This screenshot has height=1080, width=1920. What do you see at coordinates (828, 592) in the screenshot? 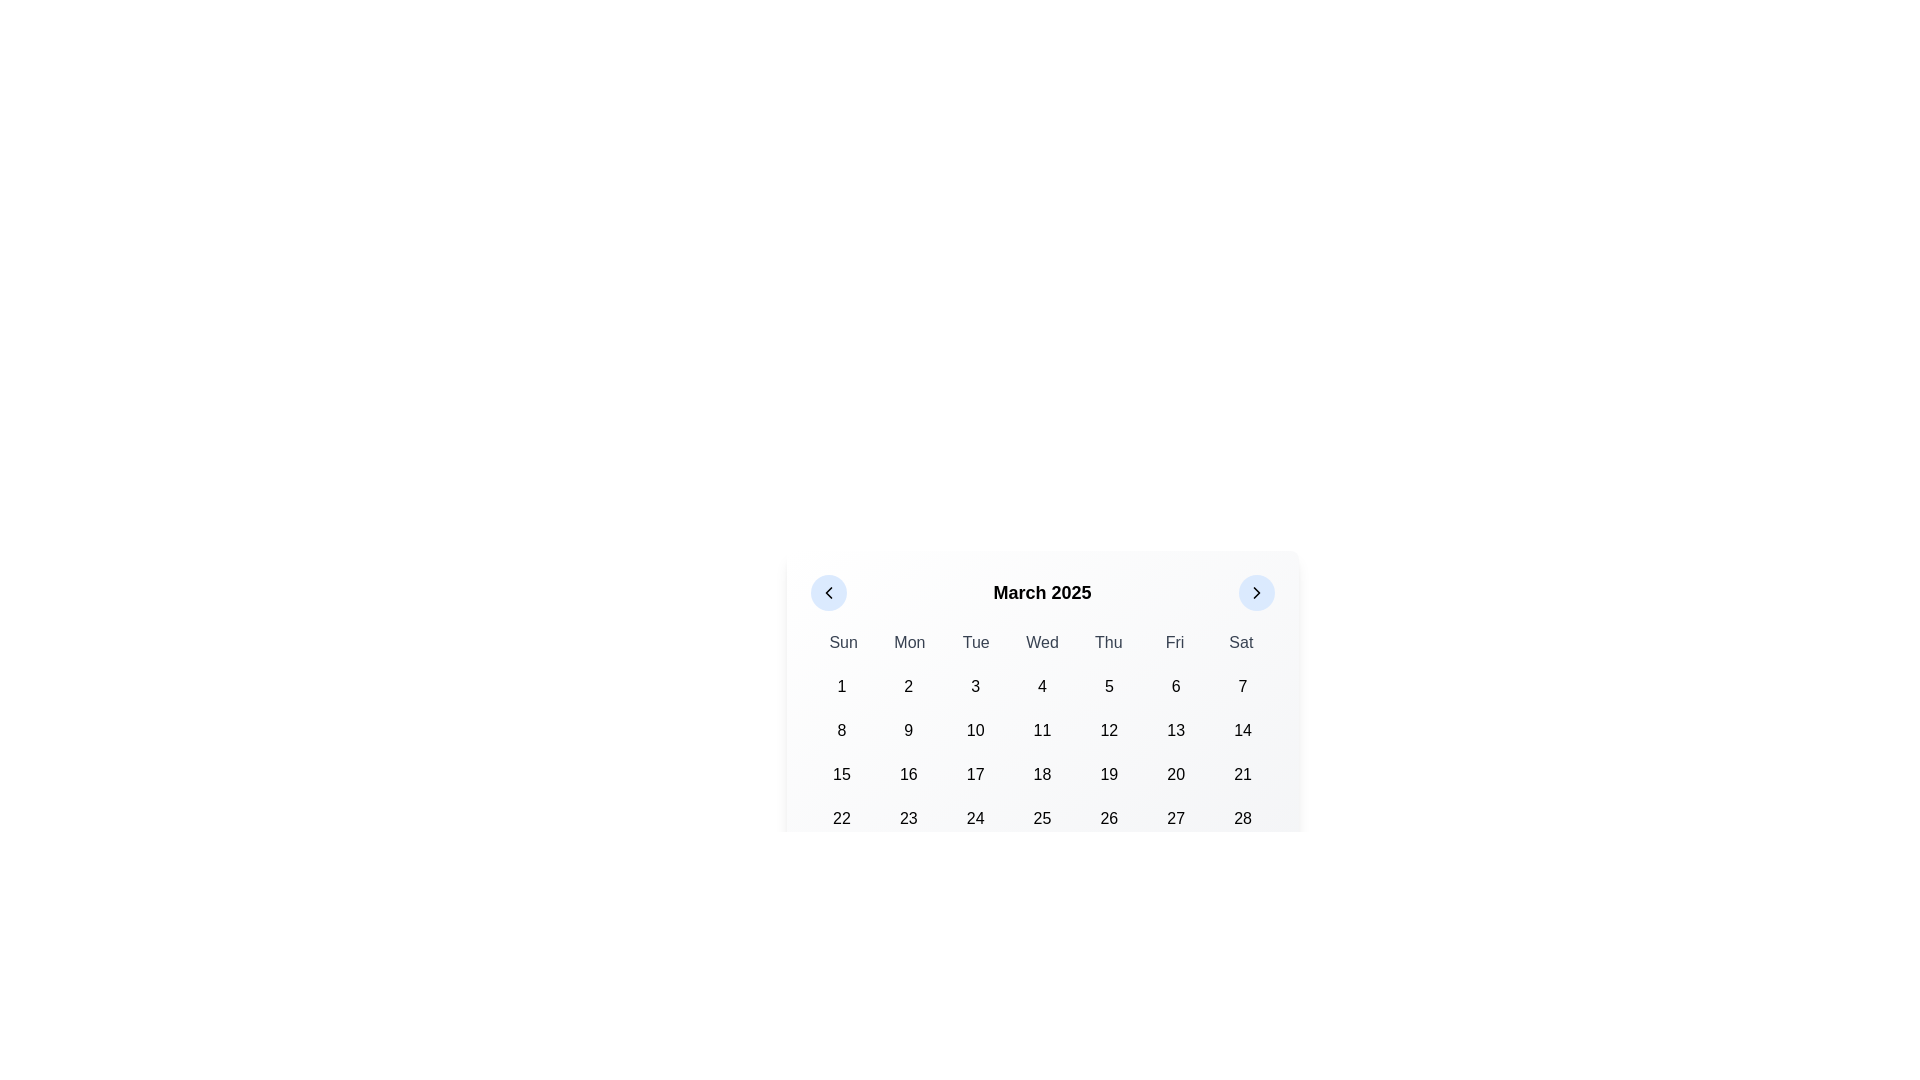
I see `the left-facing chevron button icon within the calendar interface` at bounding box center [828, 592].